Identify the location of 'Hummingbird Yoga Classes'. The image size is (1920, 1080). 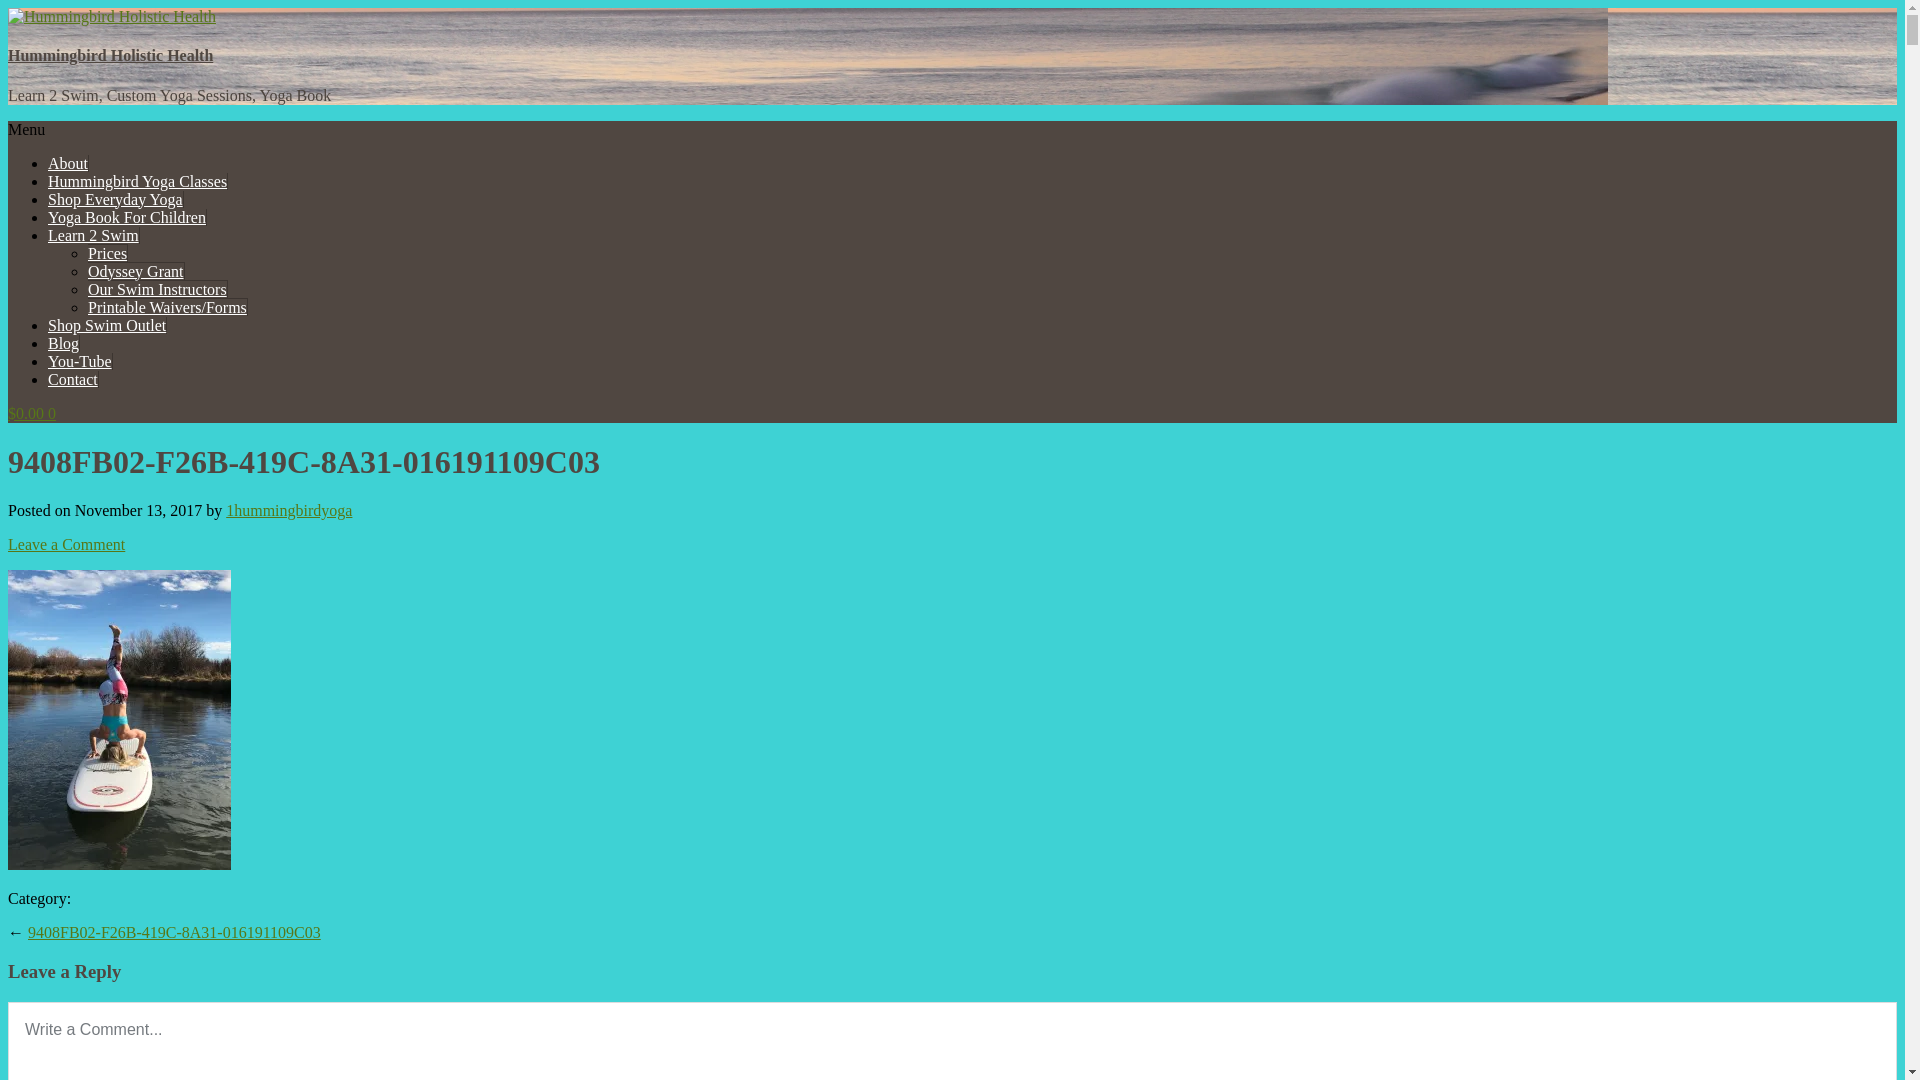
(48, 181).